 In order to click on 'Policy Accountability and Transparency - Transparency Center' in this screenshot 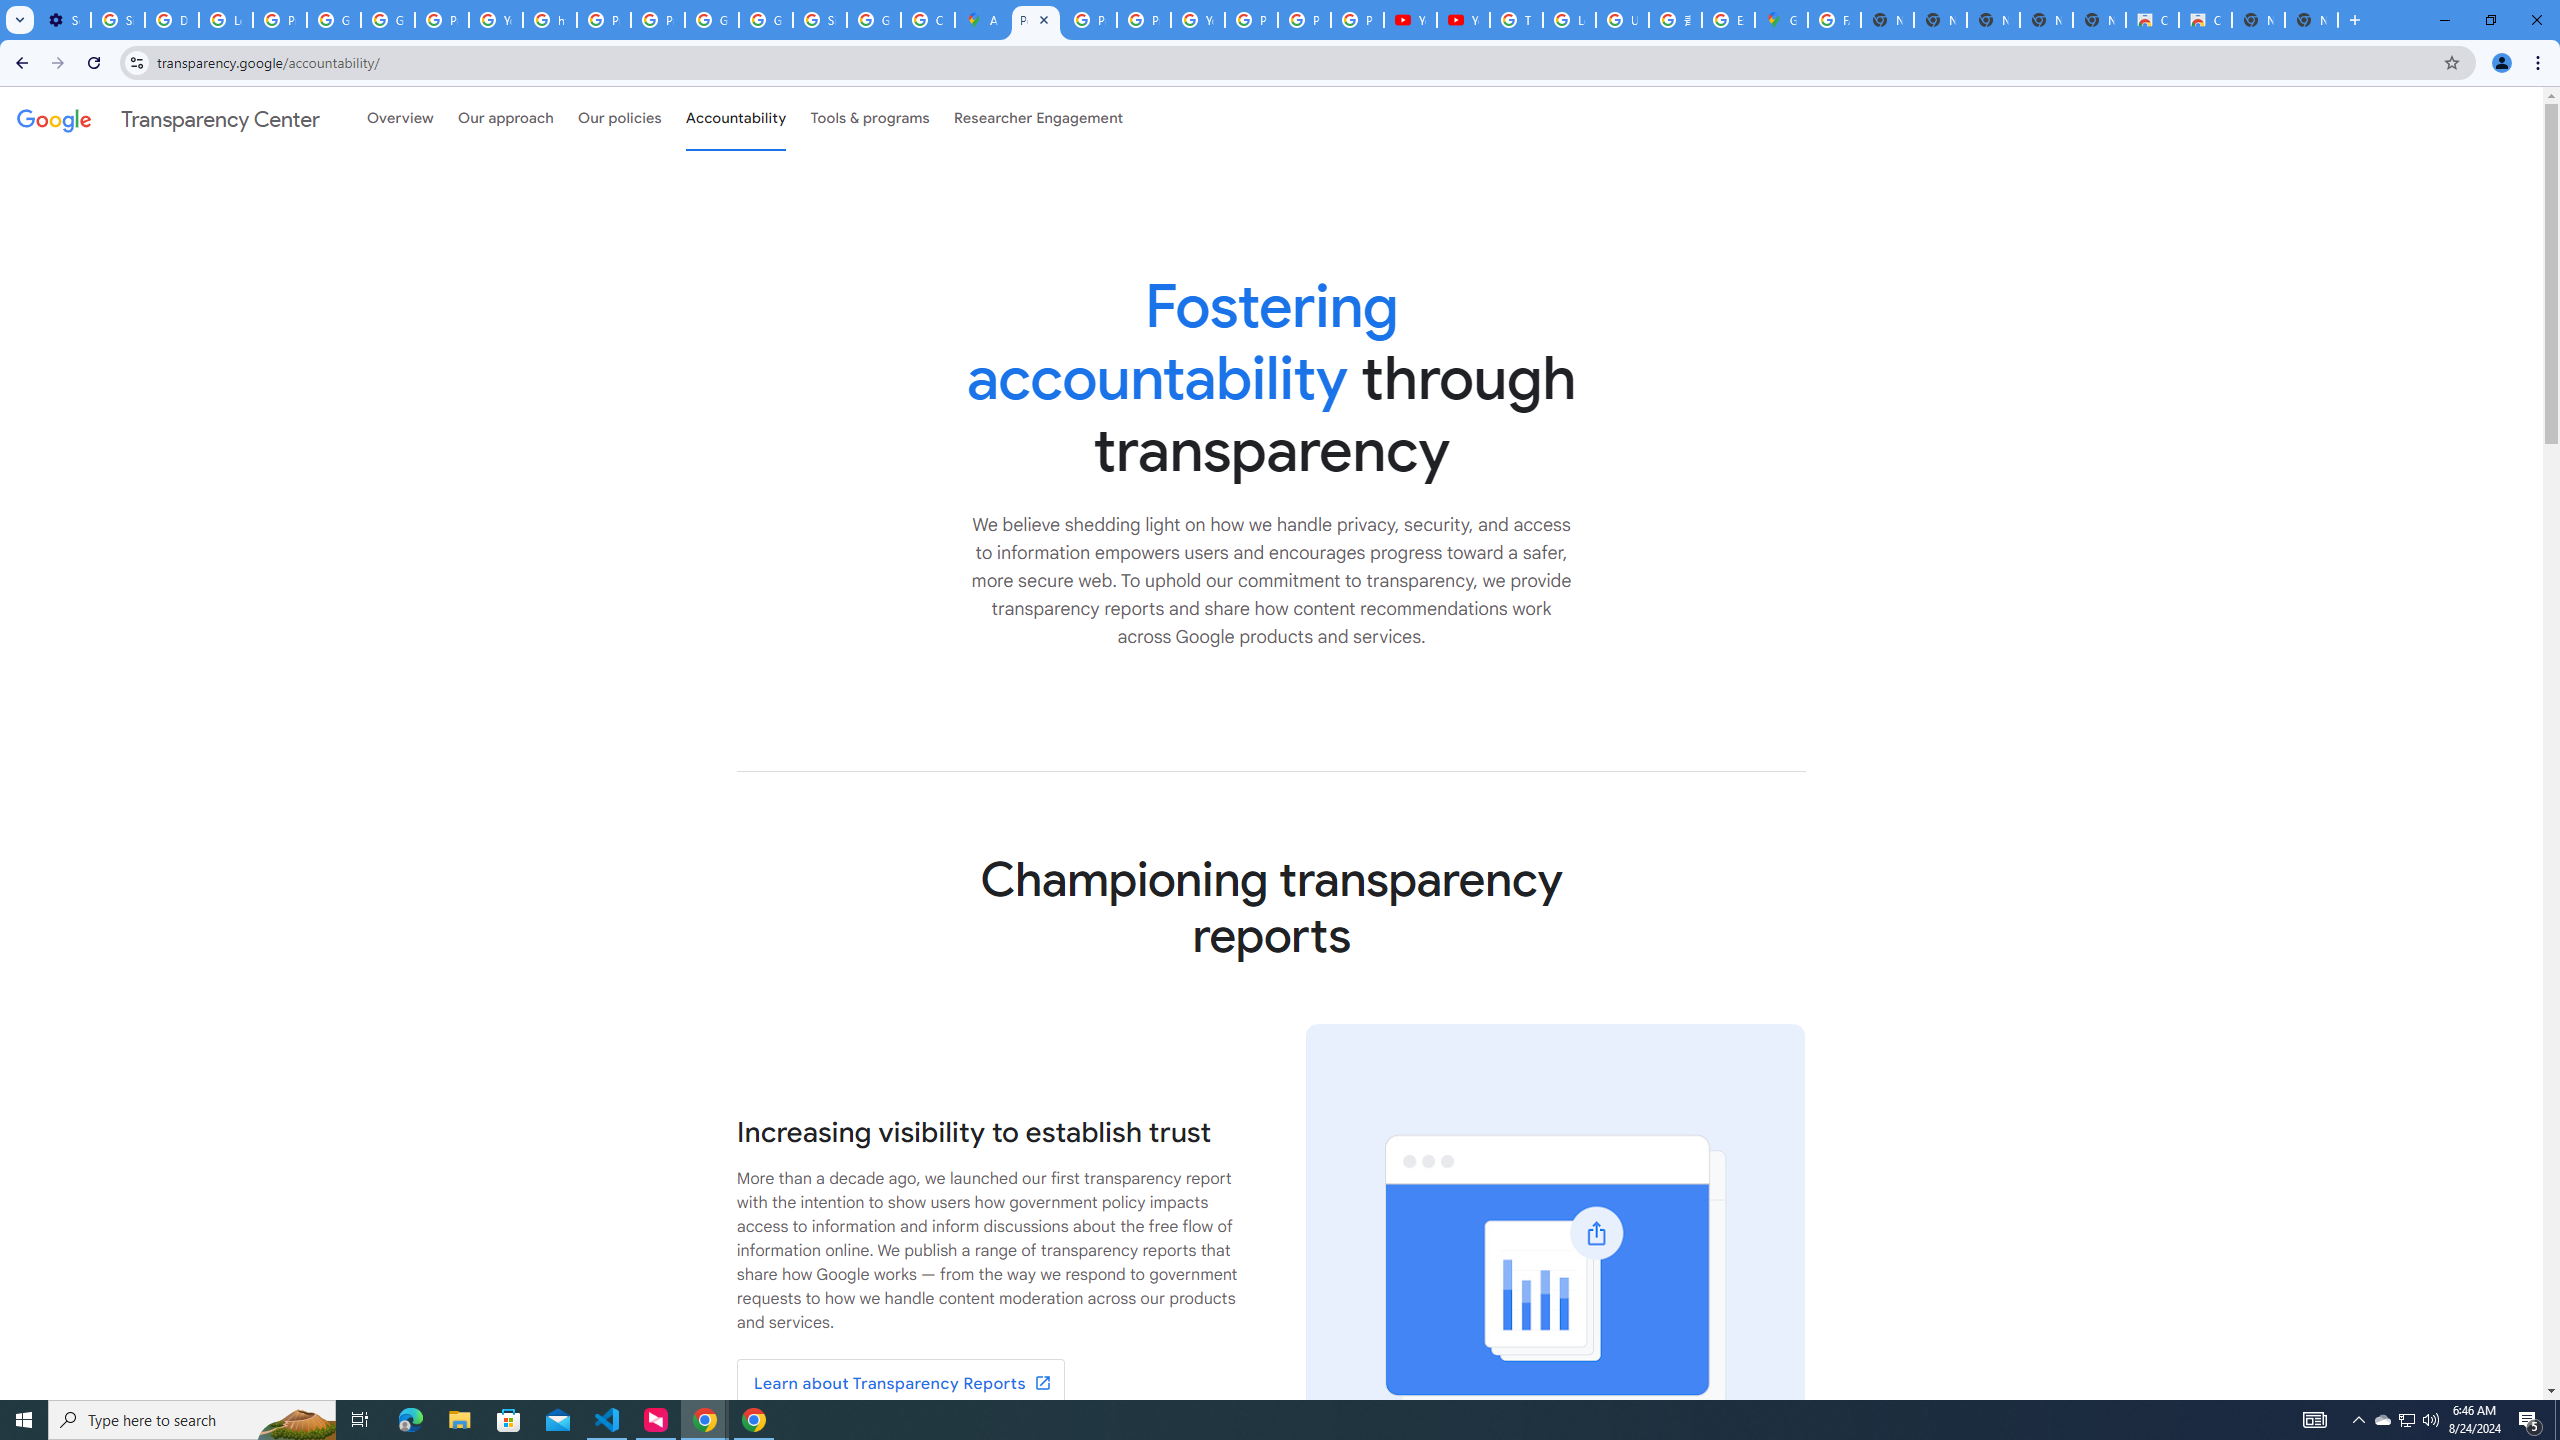, I will do `click(1035, 19)`.